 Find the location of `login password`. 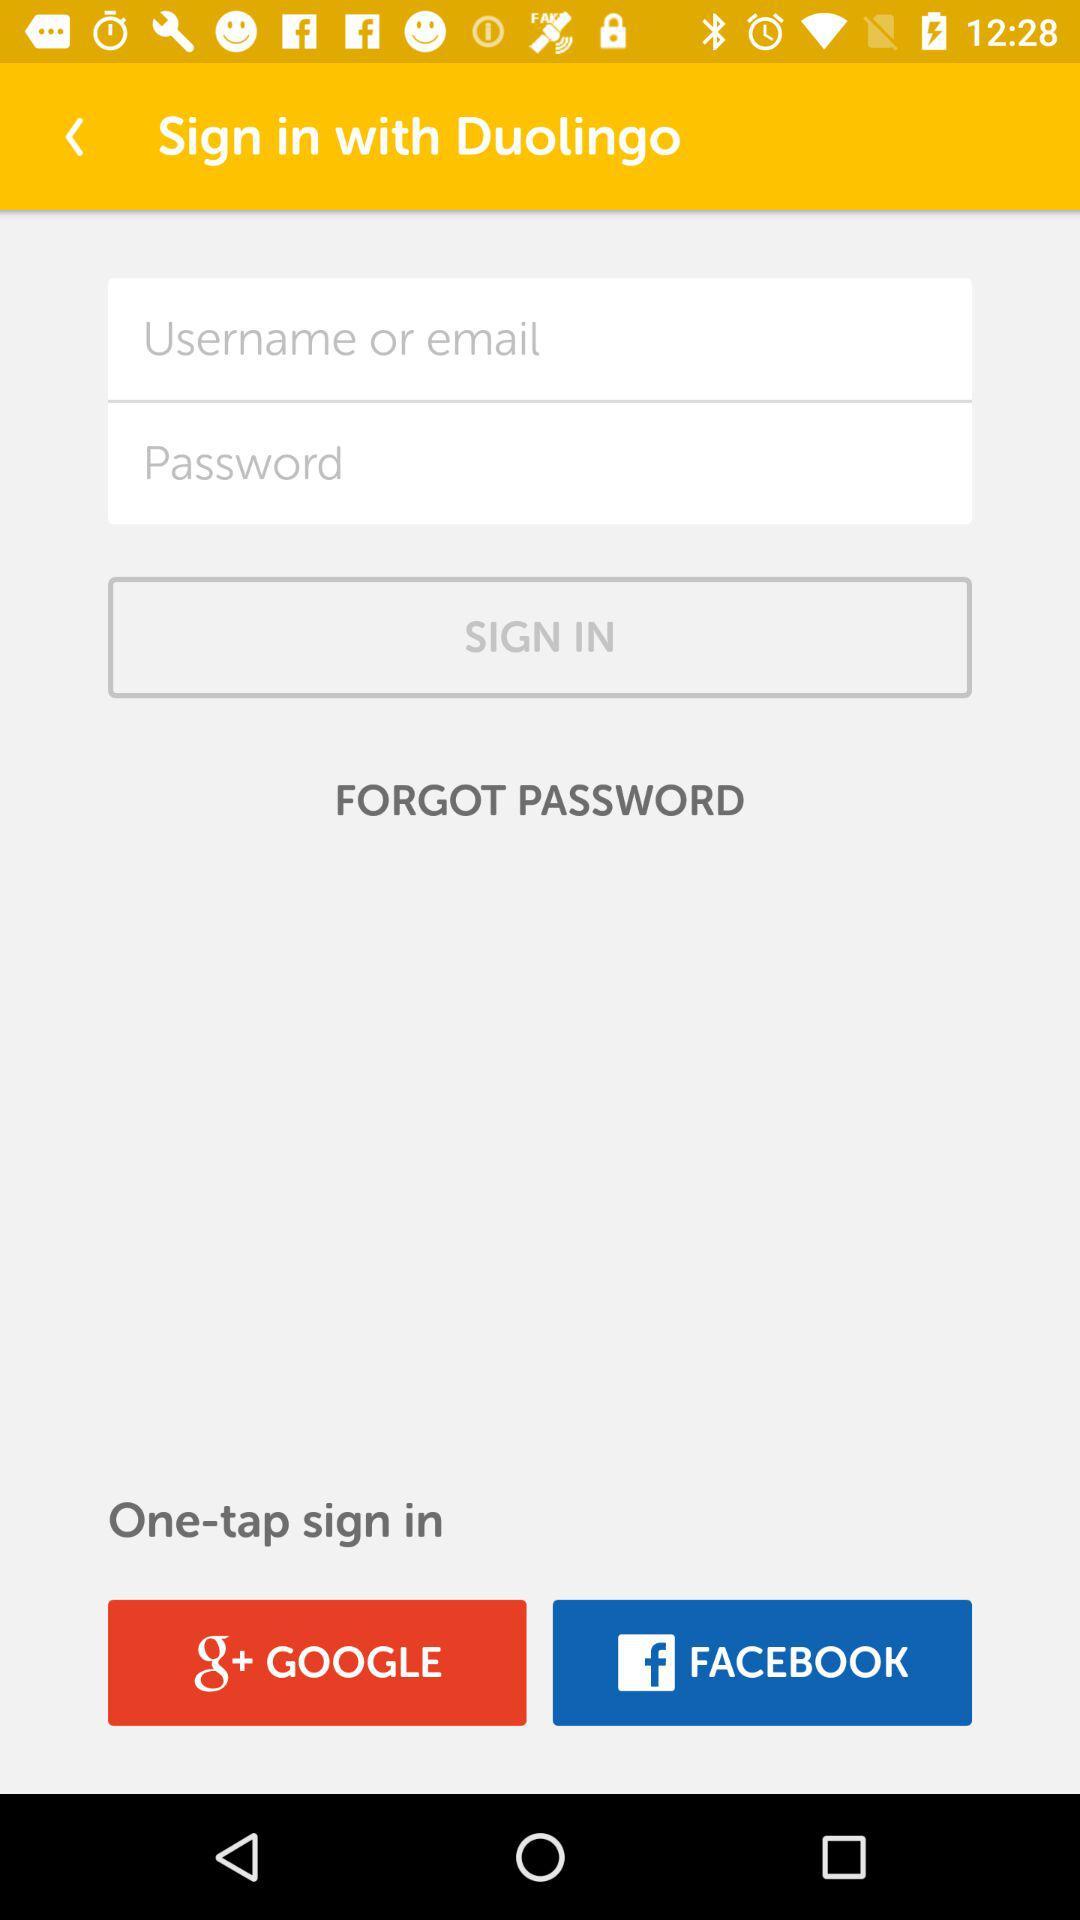

login password is located at coordinates (540, 462).